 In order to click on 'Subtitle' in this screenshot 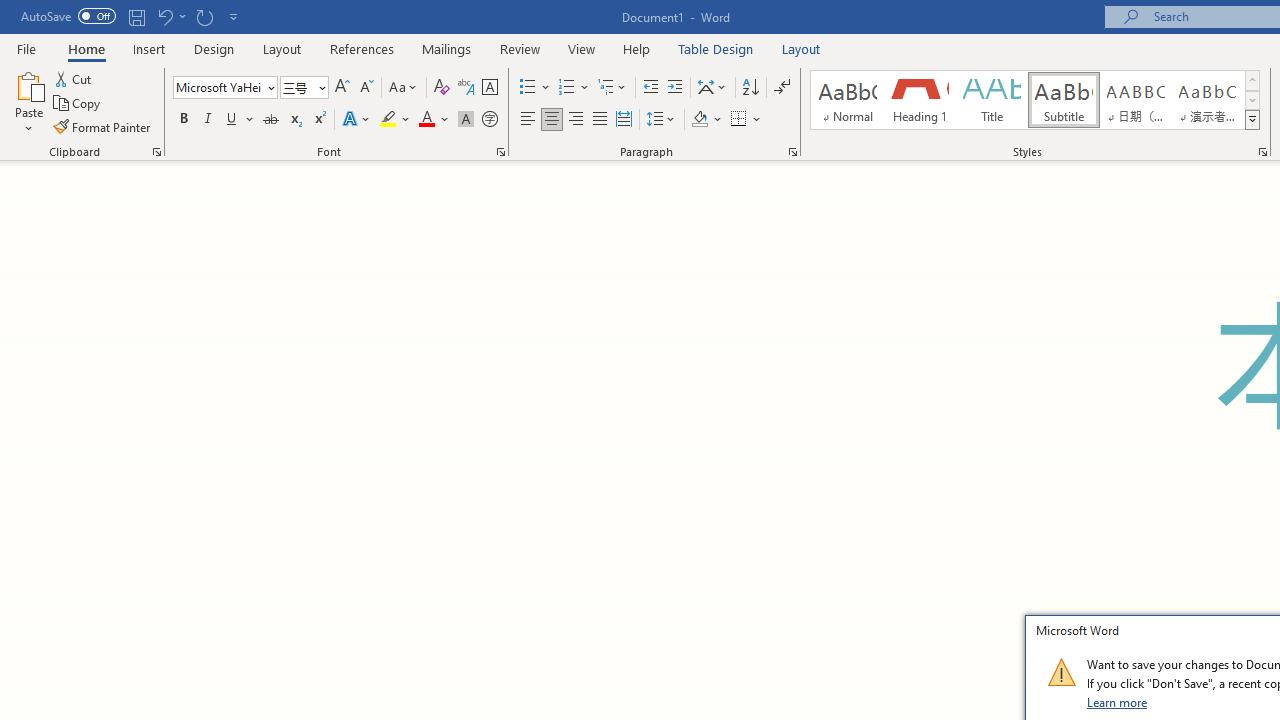, I will do `click(1062, 100)`.